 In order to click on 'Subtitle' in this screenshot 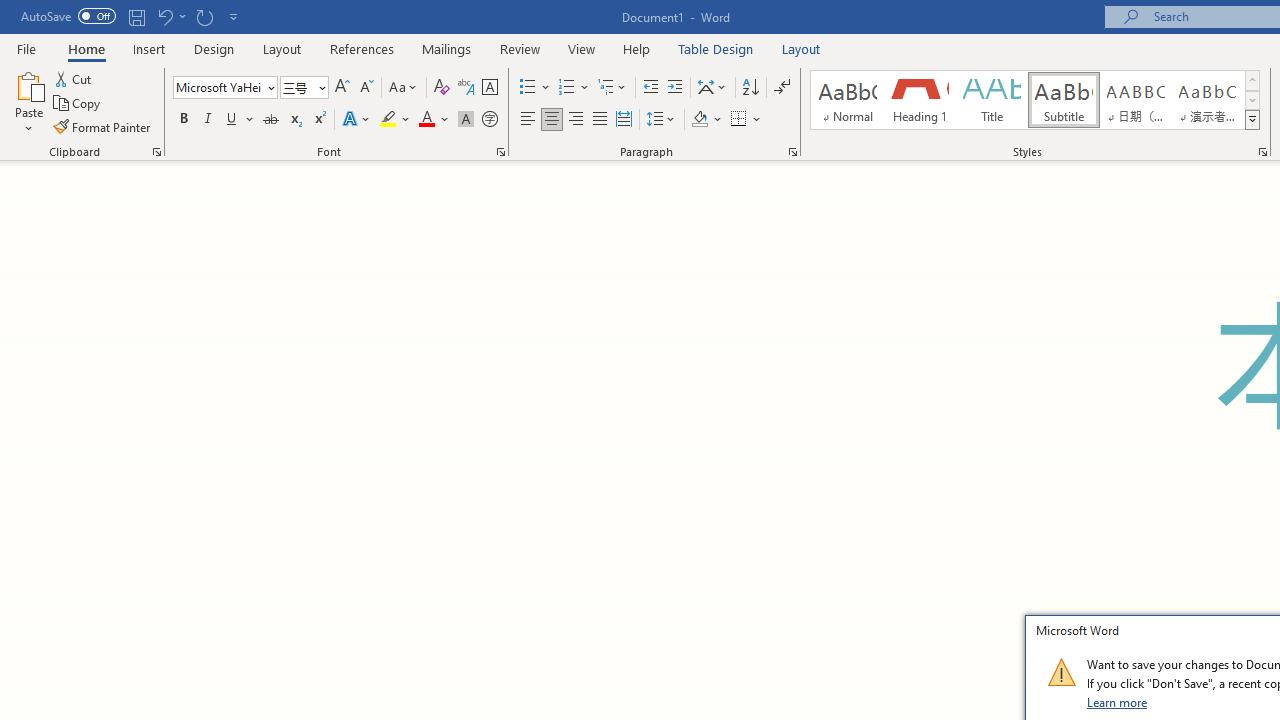, I will do `click(1062, 100)`.